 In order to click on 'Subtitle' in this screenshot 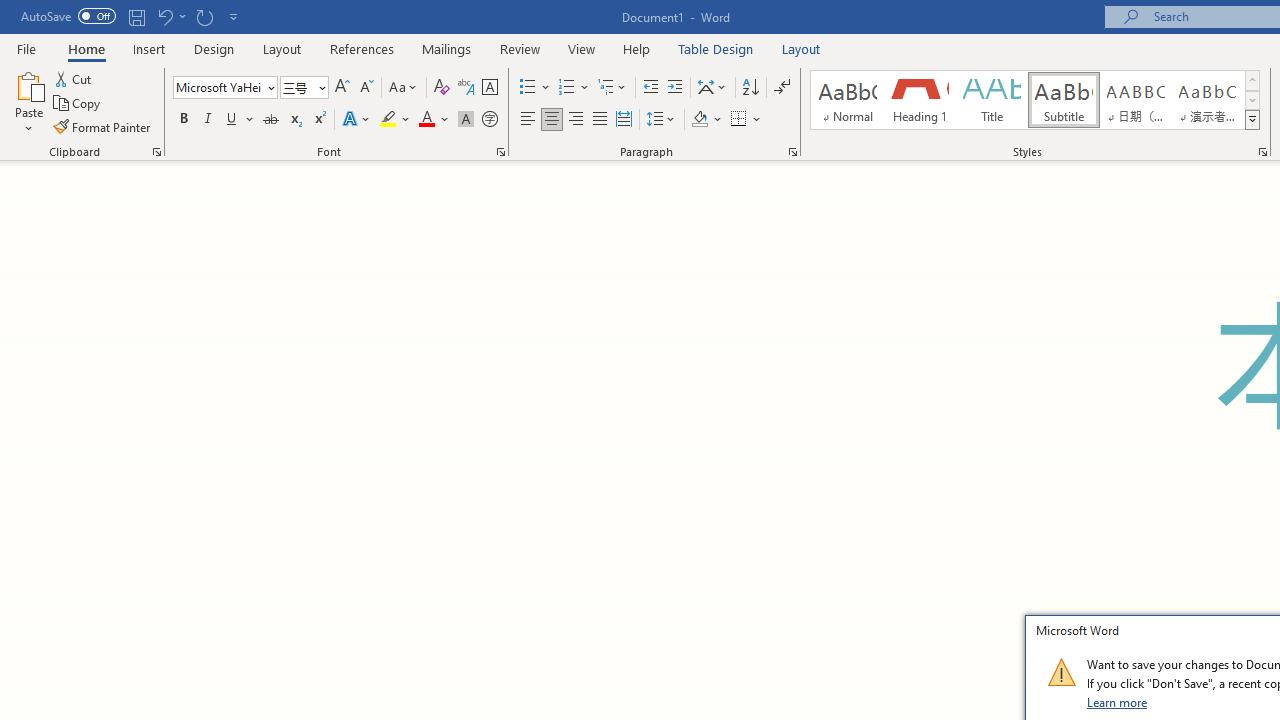, I will do `click(1062, 100)`.